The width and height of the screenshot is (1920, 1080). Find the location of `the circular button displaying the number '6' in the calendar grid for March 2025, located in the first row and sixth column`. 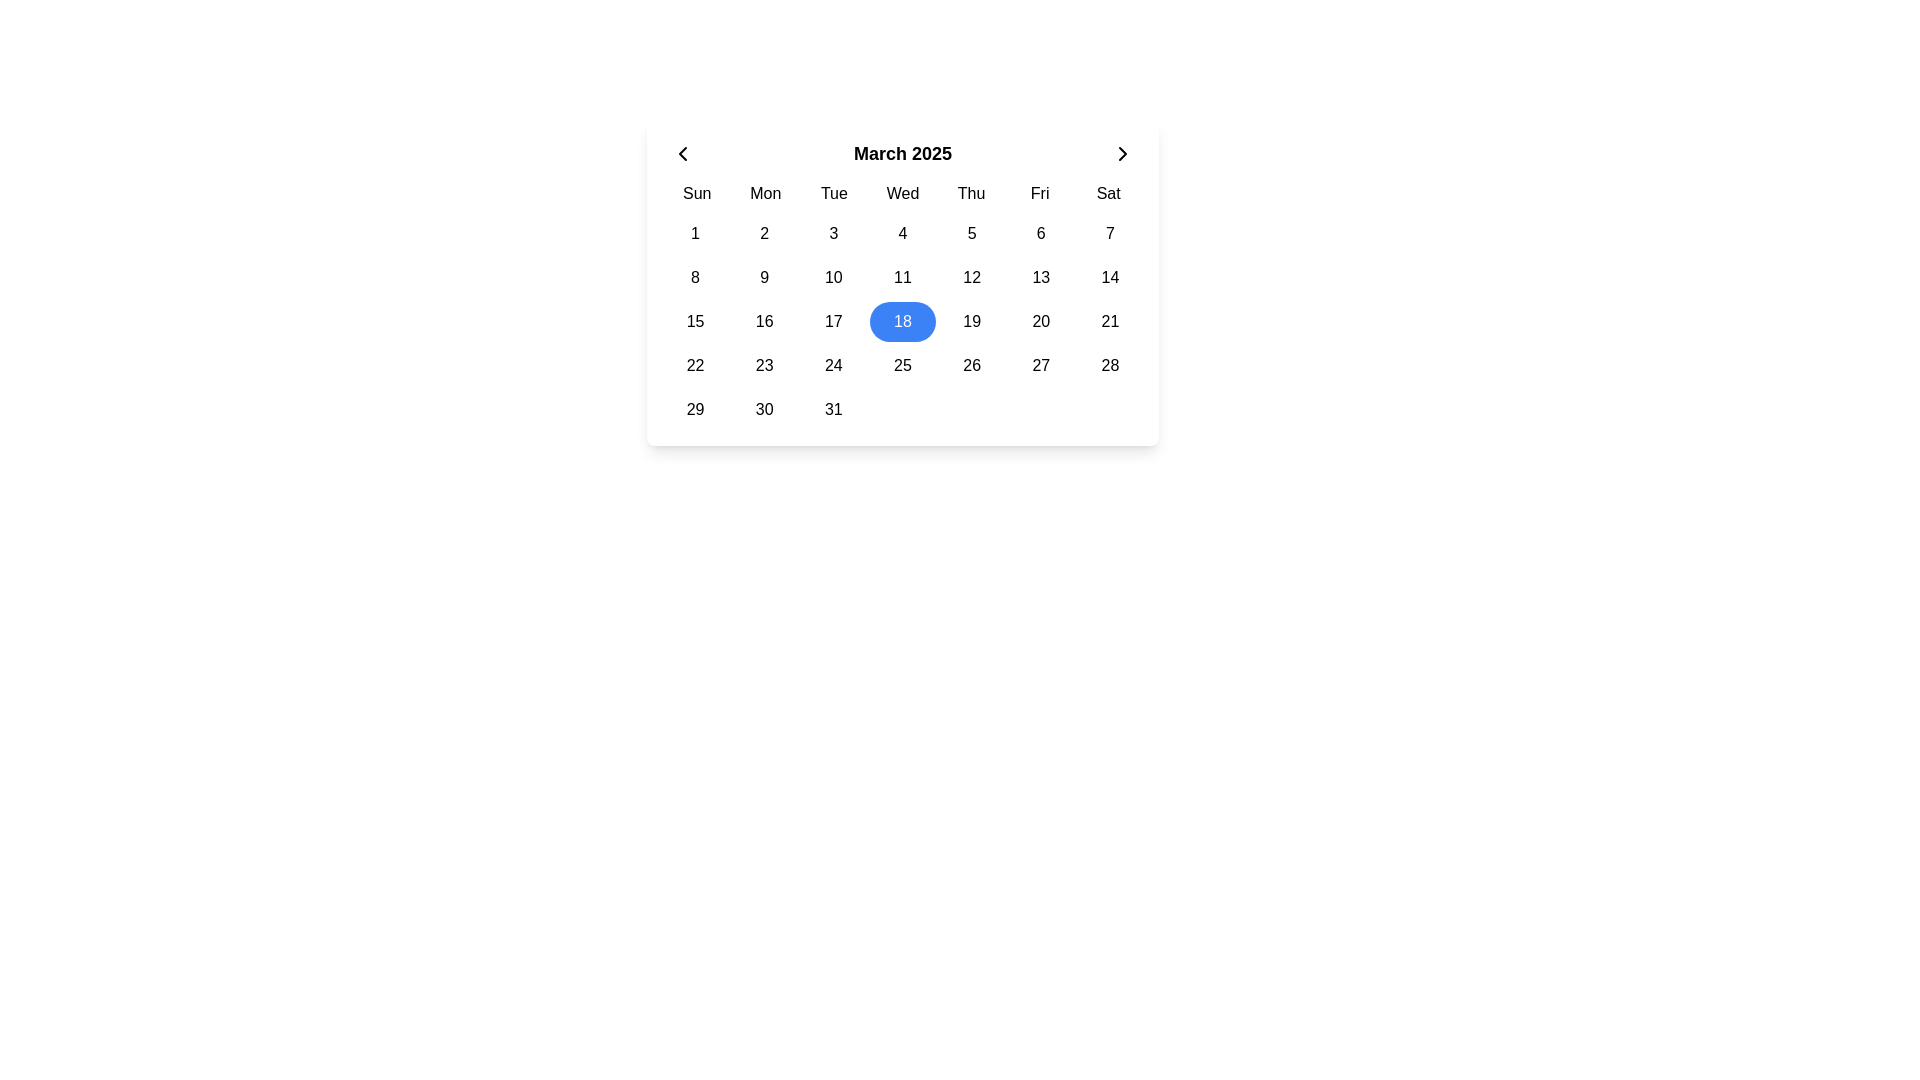

the circular button displaying the number '6' in the calendar grid for March 2025, located in the first row and sixth column is located at coordinates (1040, 233).